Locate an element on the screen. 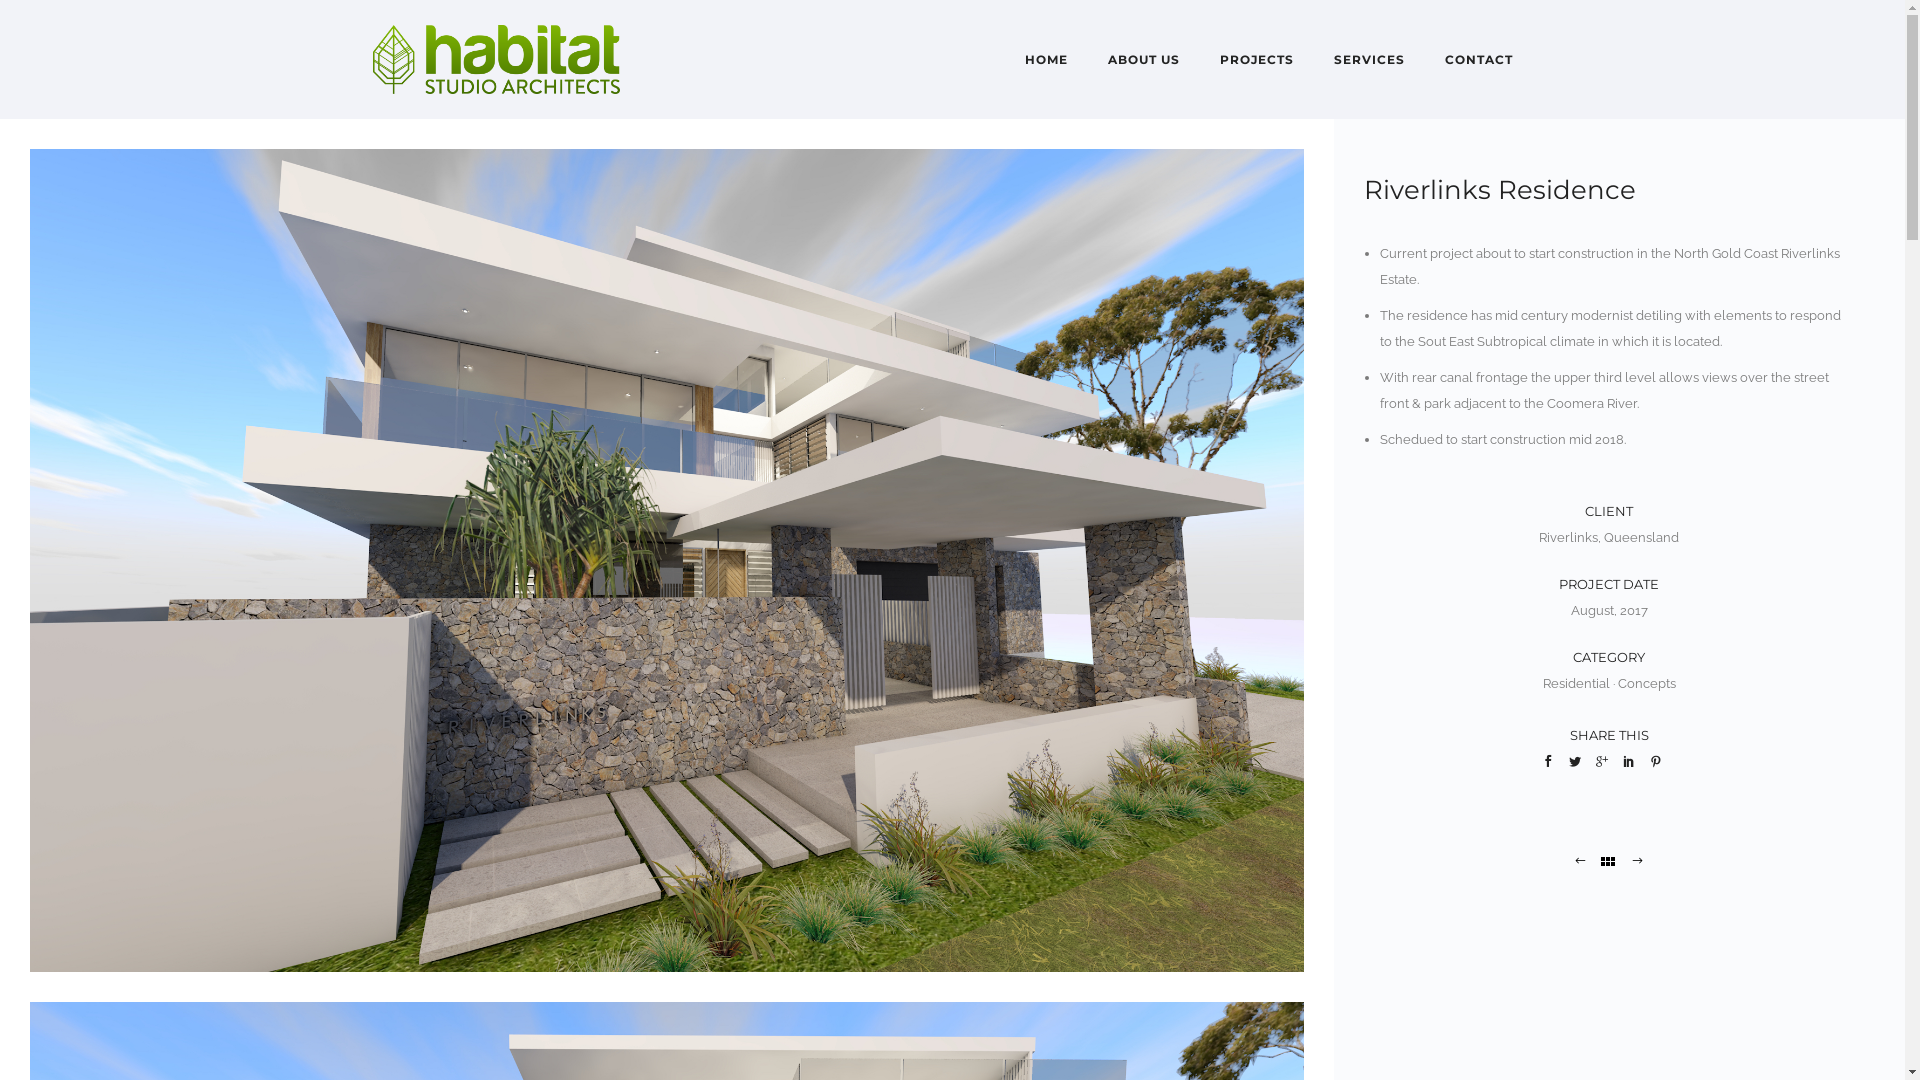 This screenshot has height=1080, width=1920. 'ABOUT US' is located at coordinates (1143, 58).